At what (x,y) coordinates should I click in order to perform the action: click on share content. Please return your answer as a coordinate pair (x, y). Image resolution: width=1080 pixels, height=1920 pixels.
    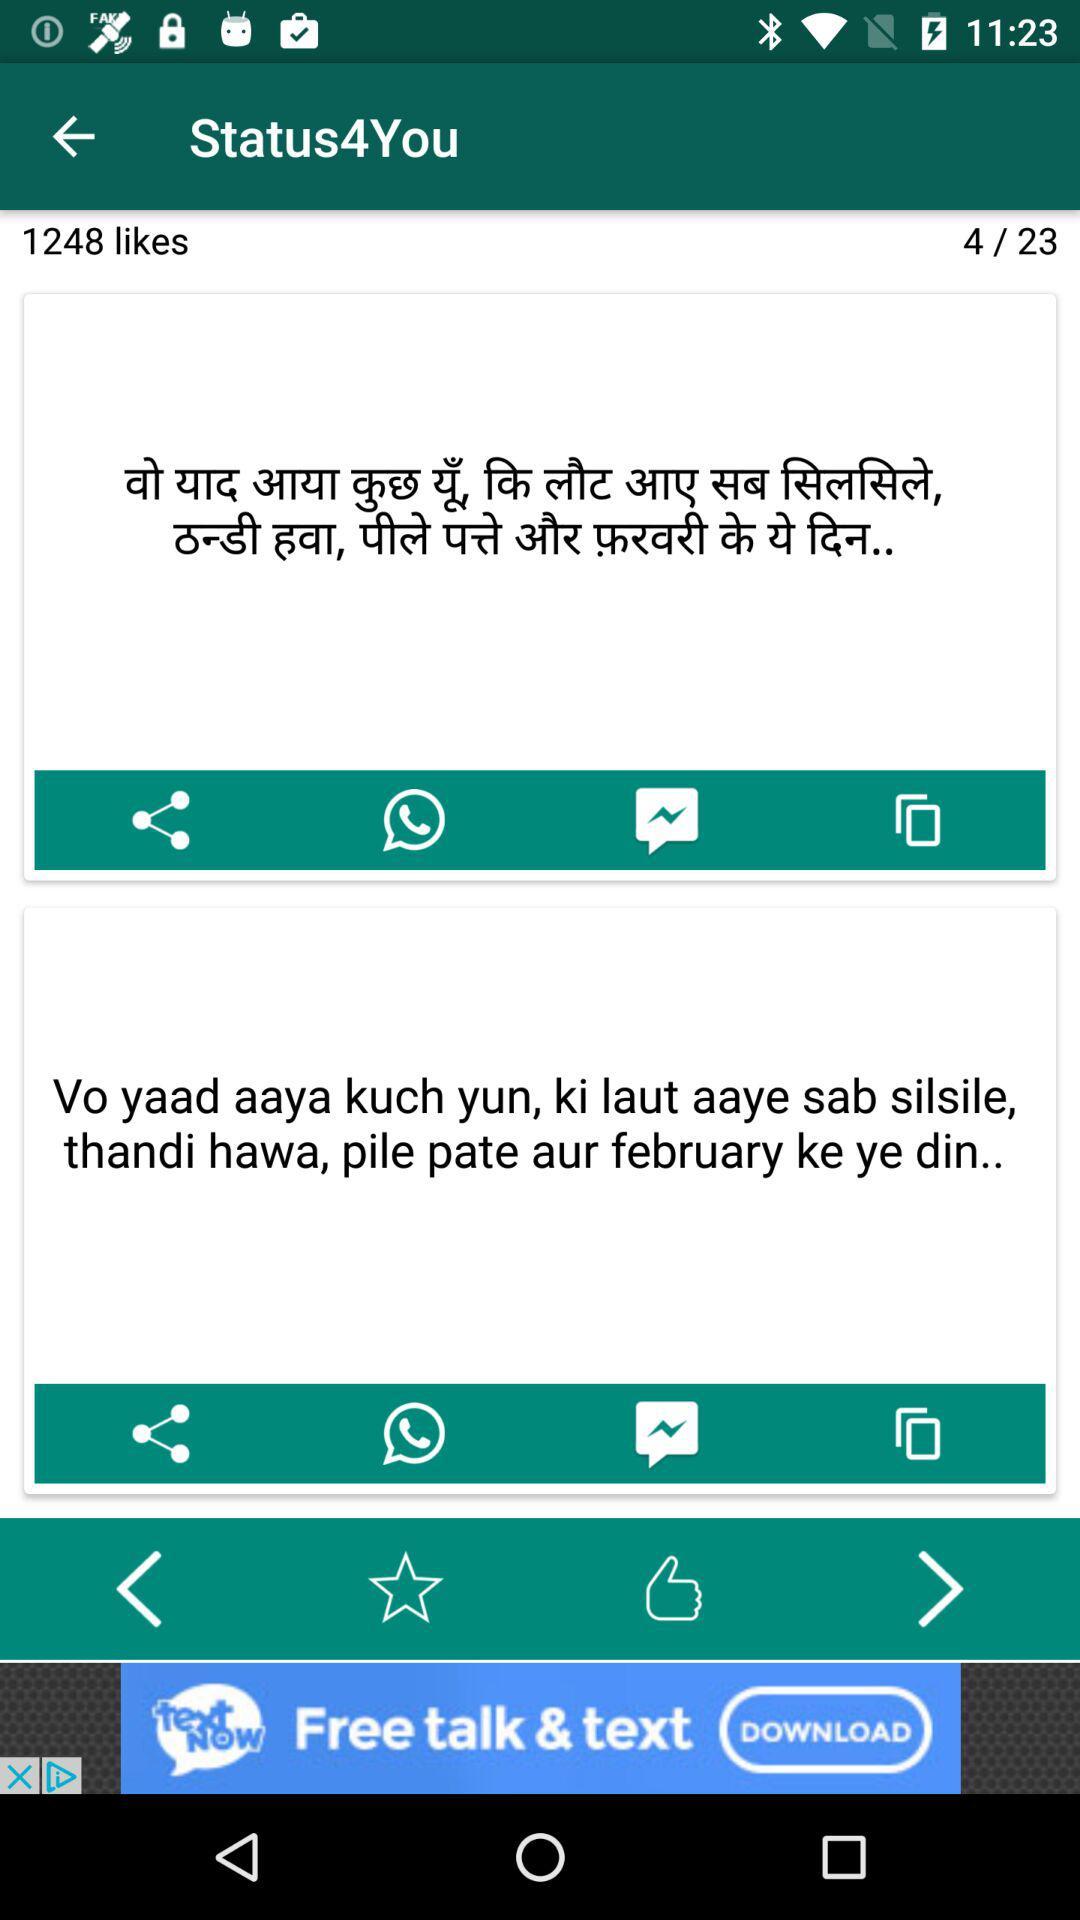
    Looking at the image, I should click on (159, 820).